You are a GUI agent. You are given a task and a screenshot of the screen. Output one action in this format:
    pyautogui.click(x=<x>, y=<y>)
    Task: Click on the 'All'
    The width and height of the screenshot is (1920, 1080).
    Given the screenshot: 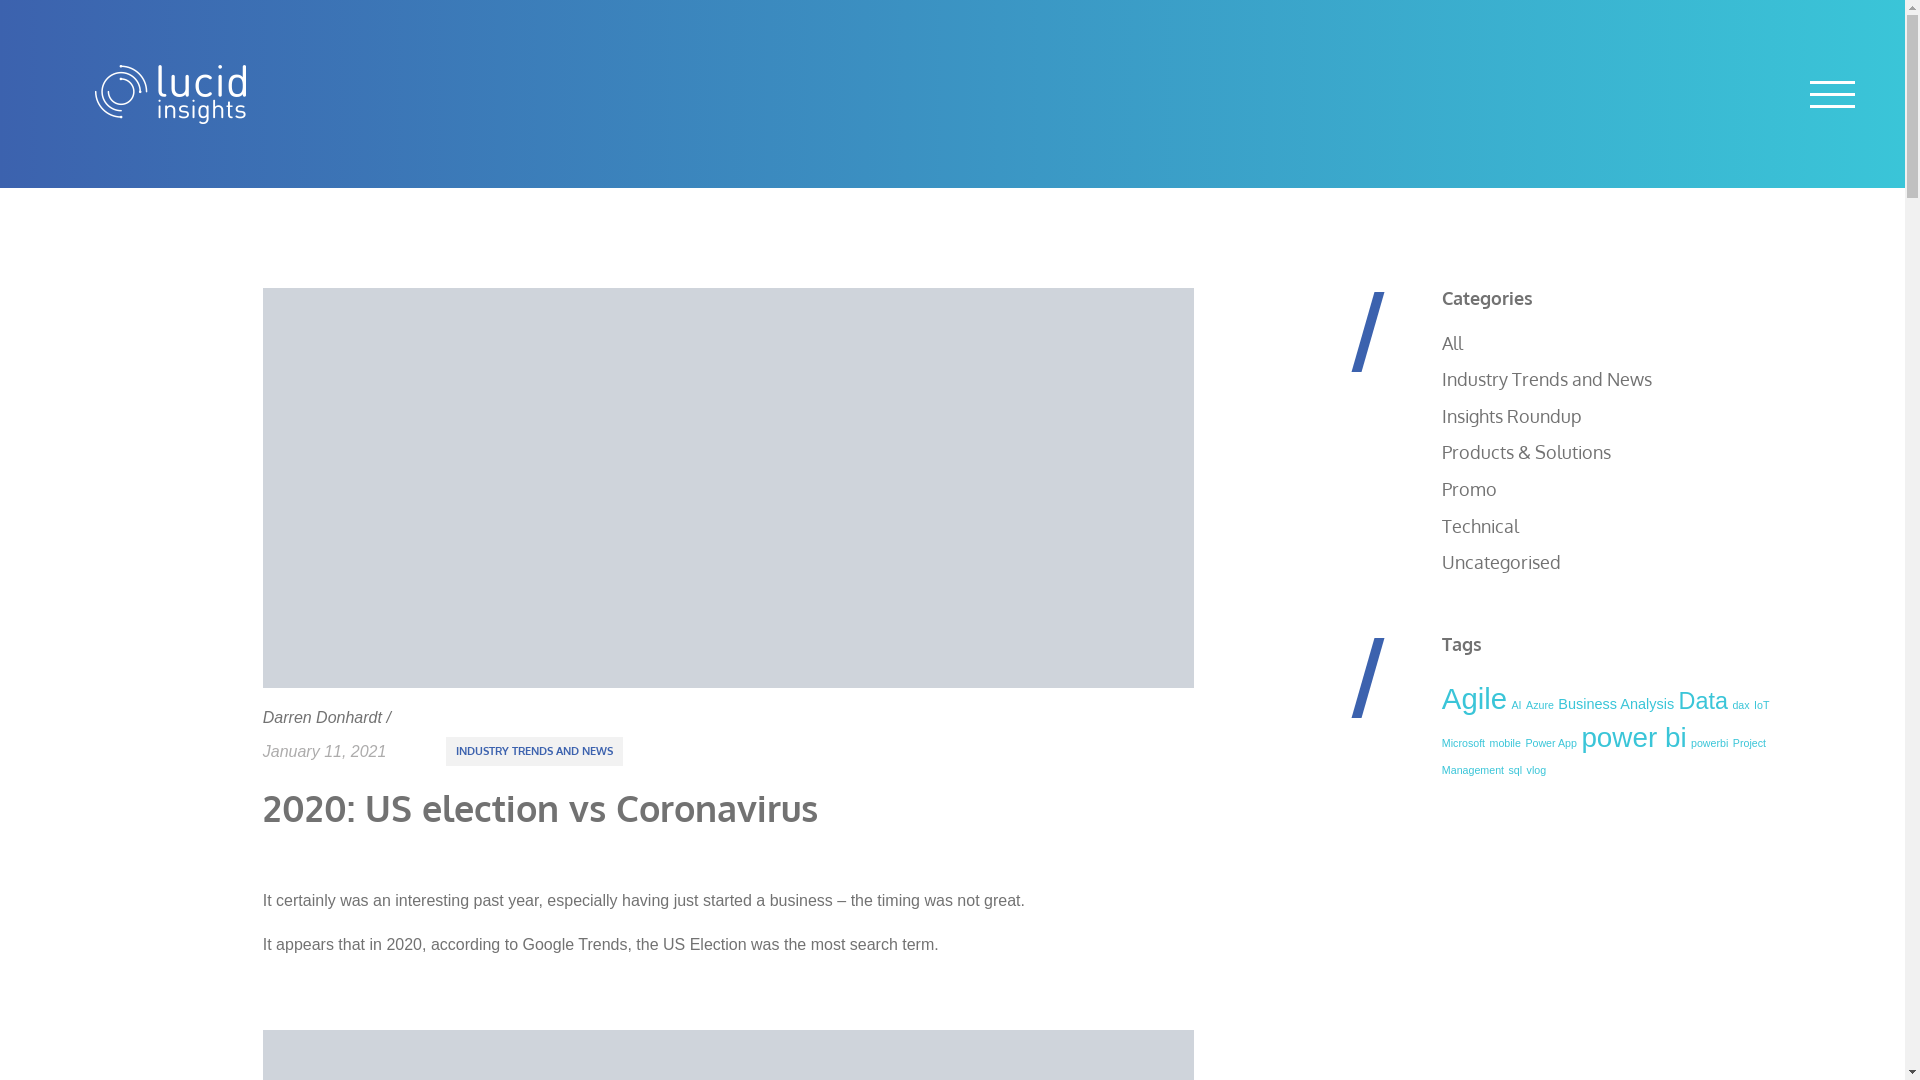 What is the action you would take?
    pyautogui.click(x=1452, y=342)
    